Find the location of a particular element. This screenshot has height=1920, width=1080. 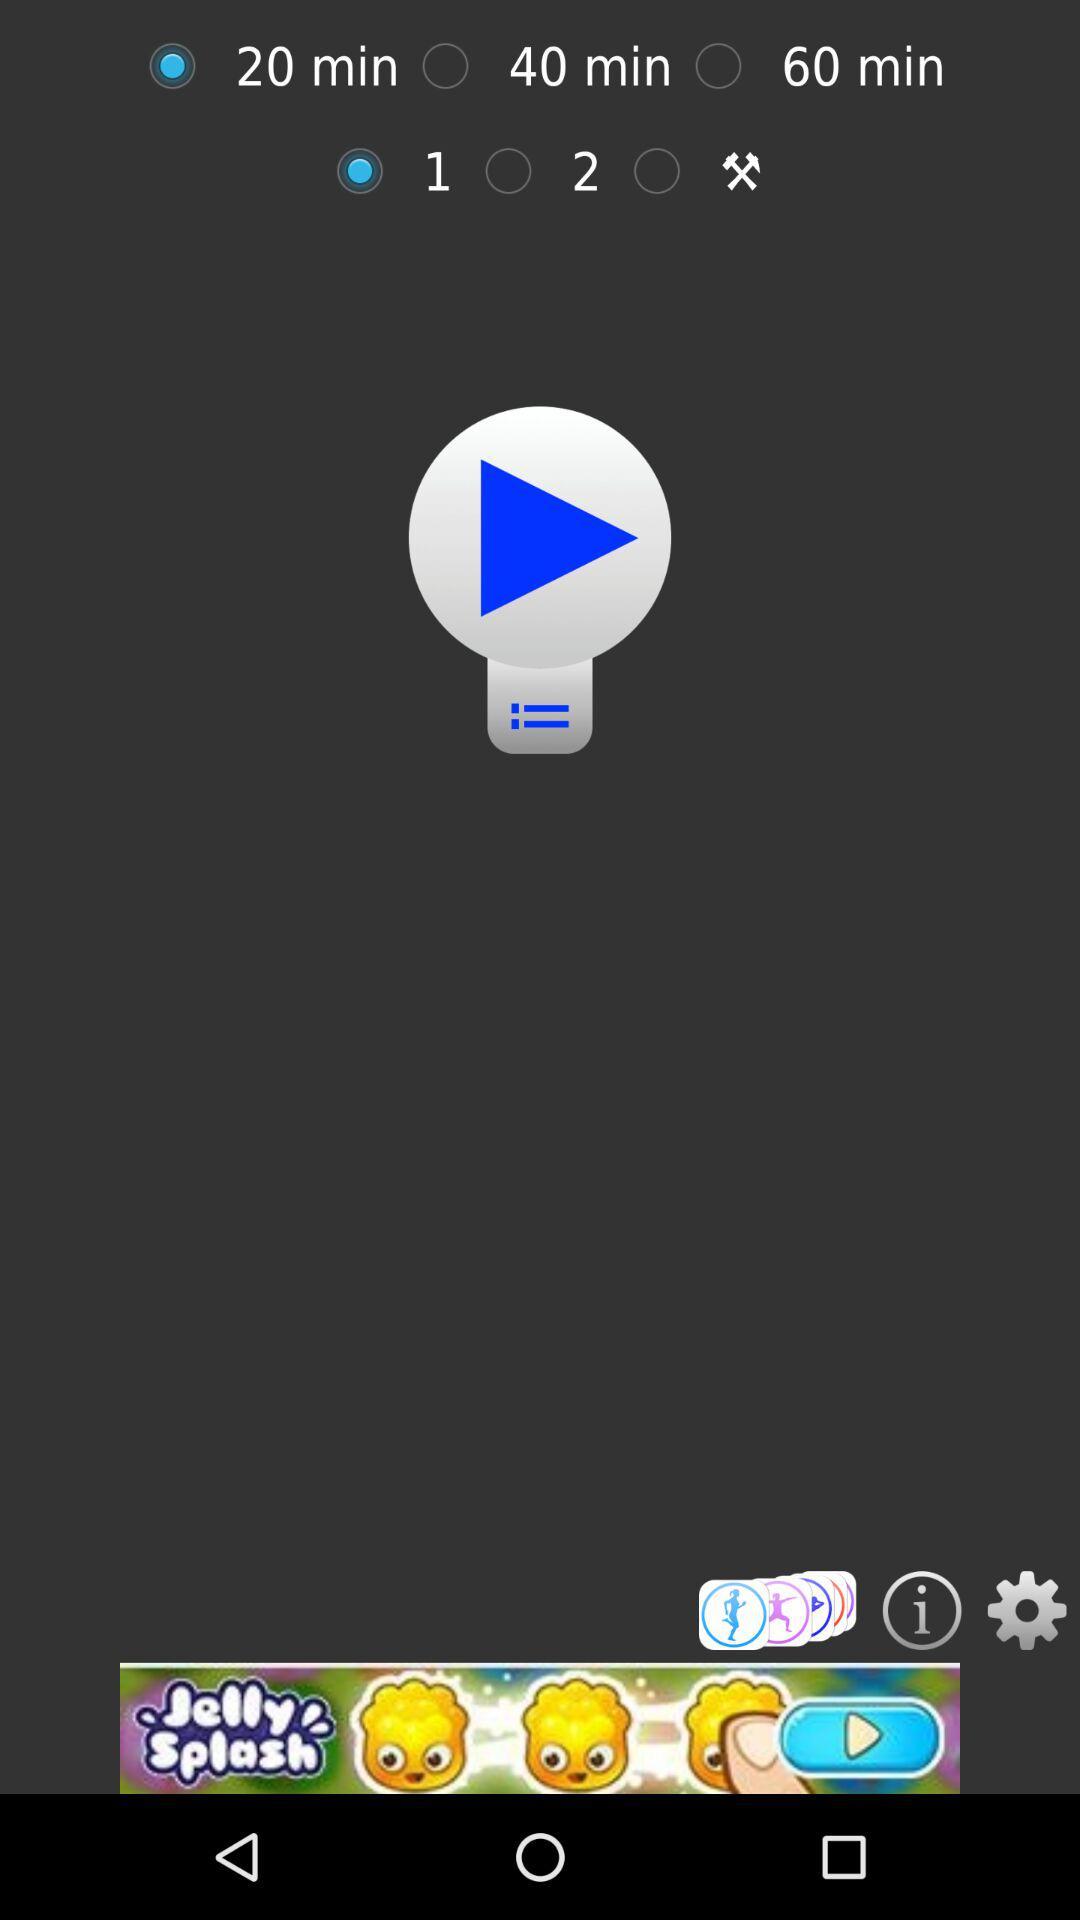

20 minute workout option is located at coordinates (182, 66).